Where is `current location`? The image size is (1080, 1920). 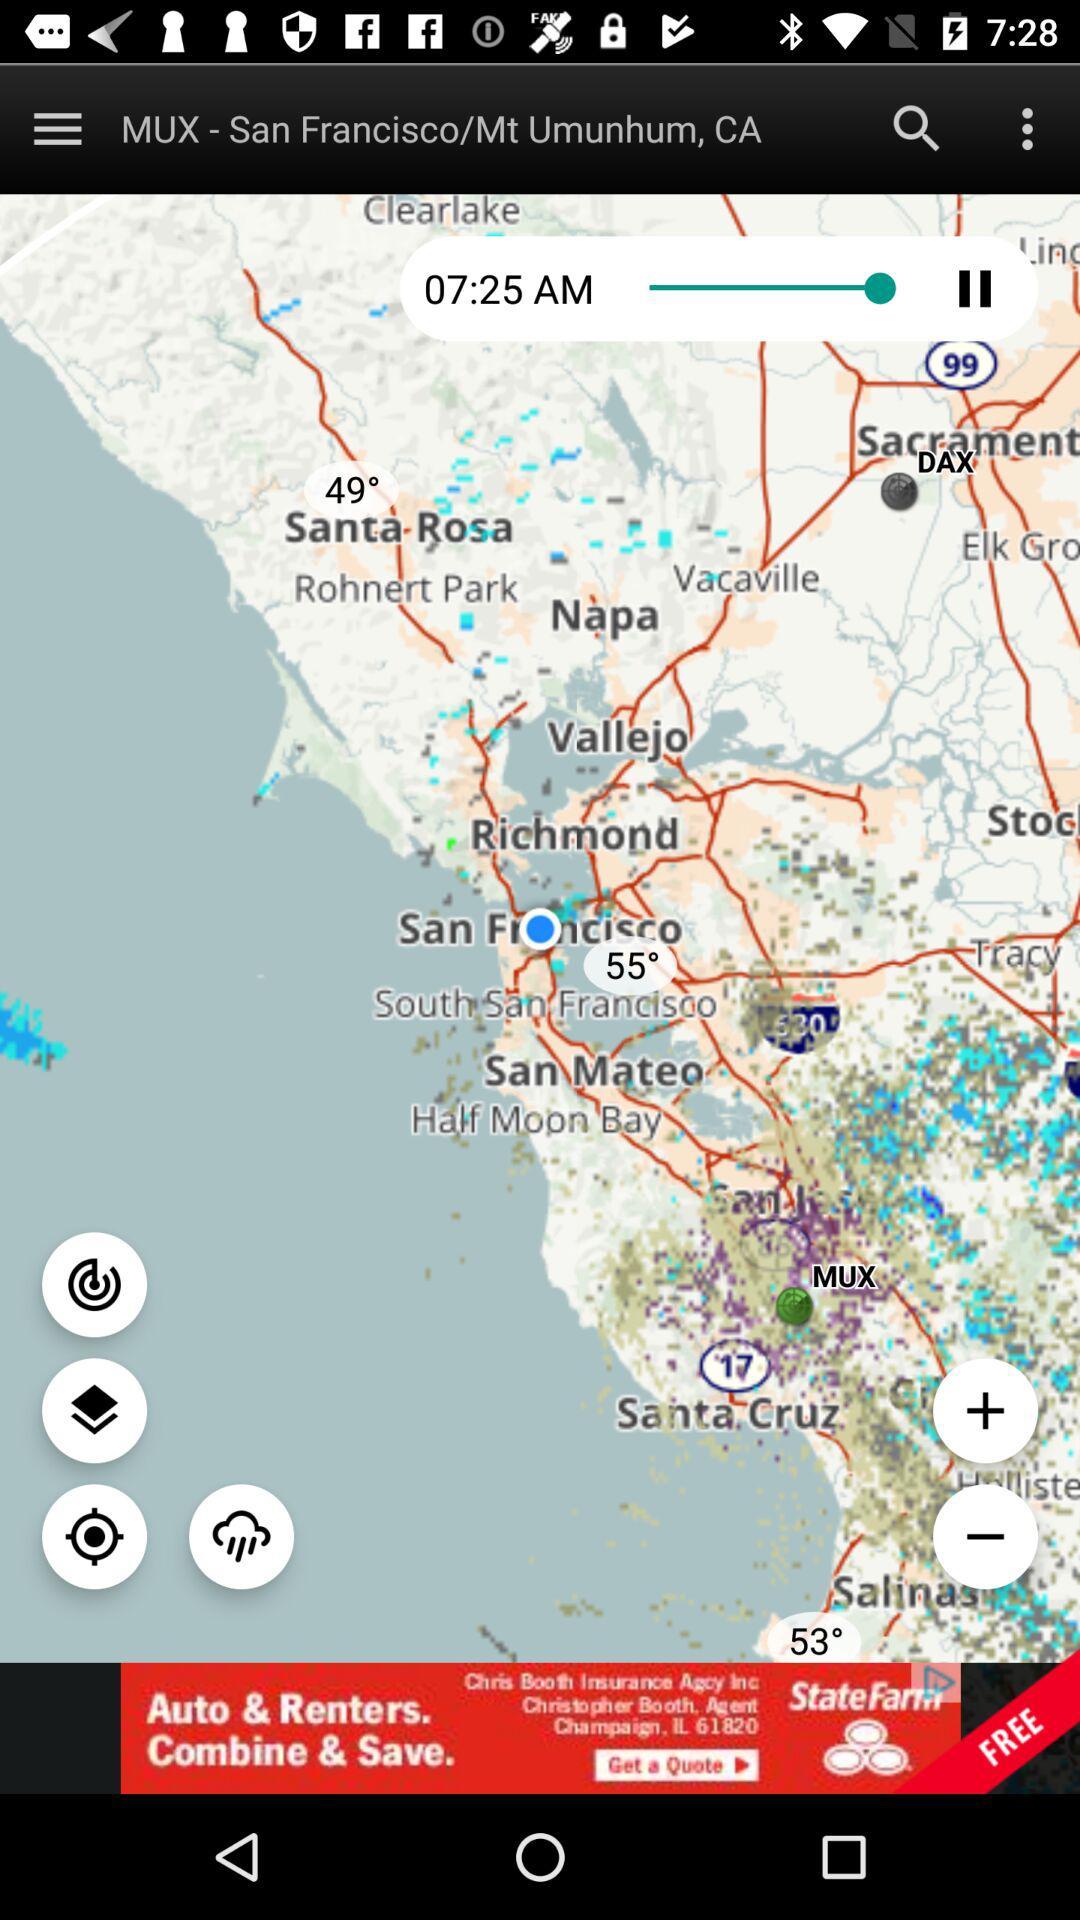 current location is located at coordinates (94, 1535).